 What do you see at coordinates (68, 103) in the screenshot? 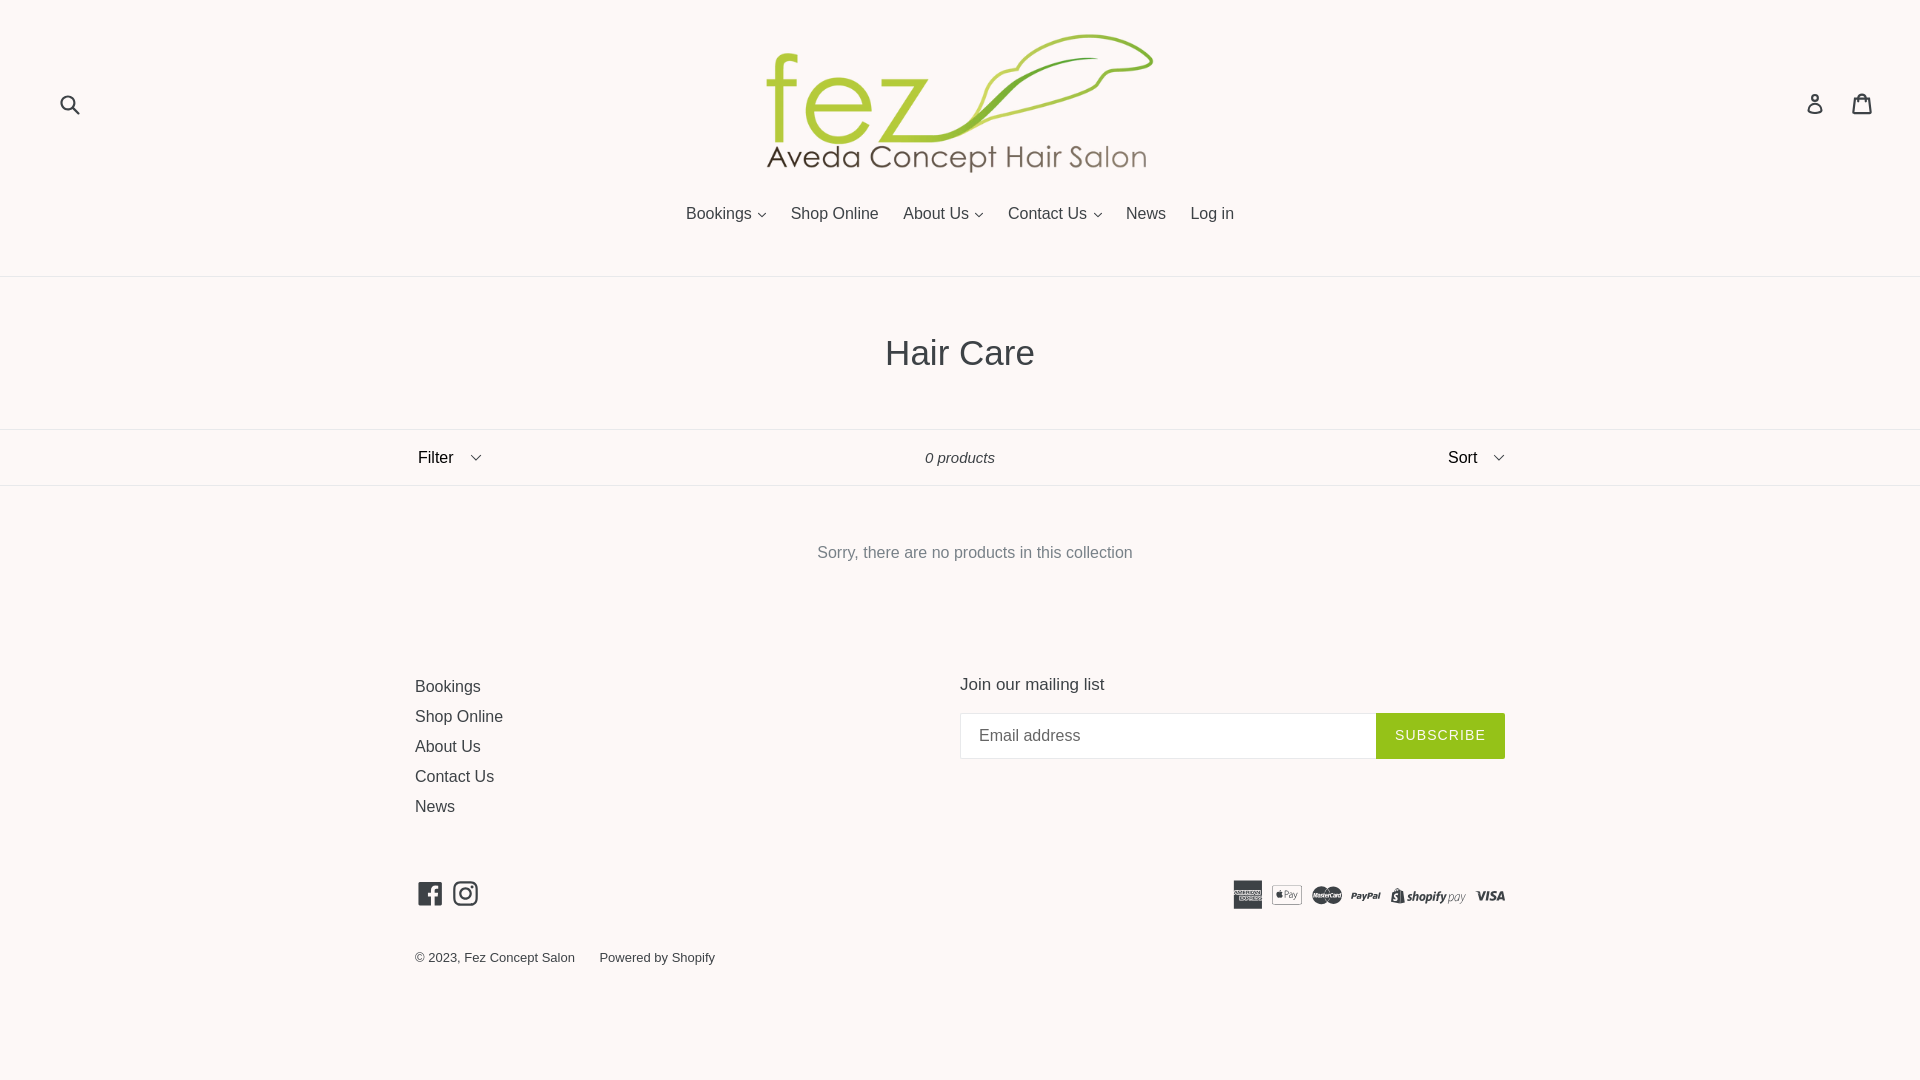
I see `'Submit'` at bounding box center [68, 103].